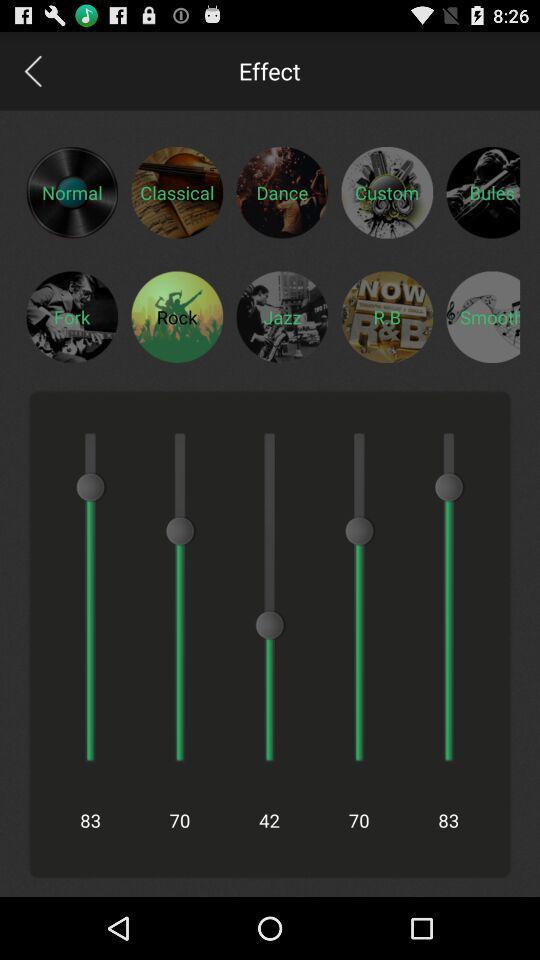 The image size is (540, 960). What do you see at coordinates (71, 316) in the screenshot?
I see `fork effect in audio amanger` at bounding box center [71, 316].